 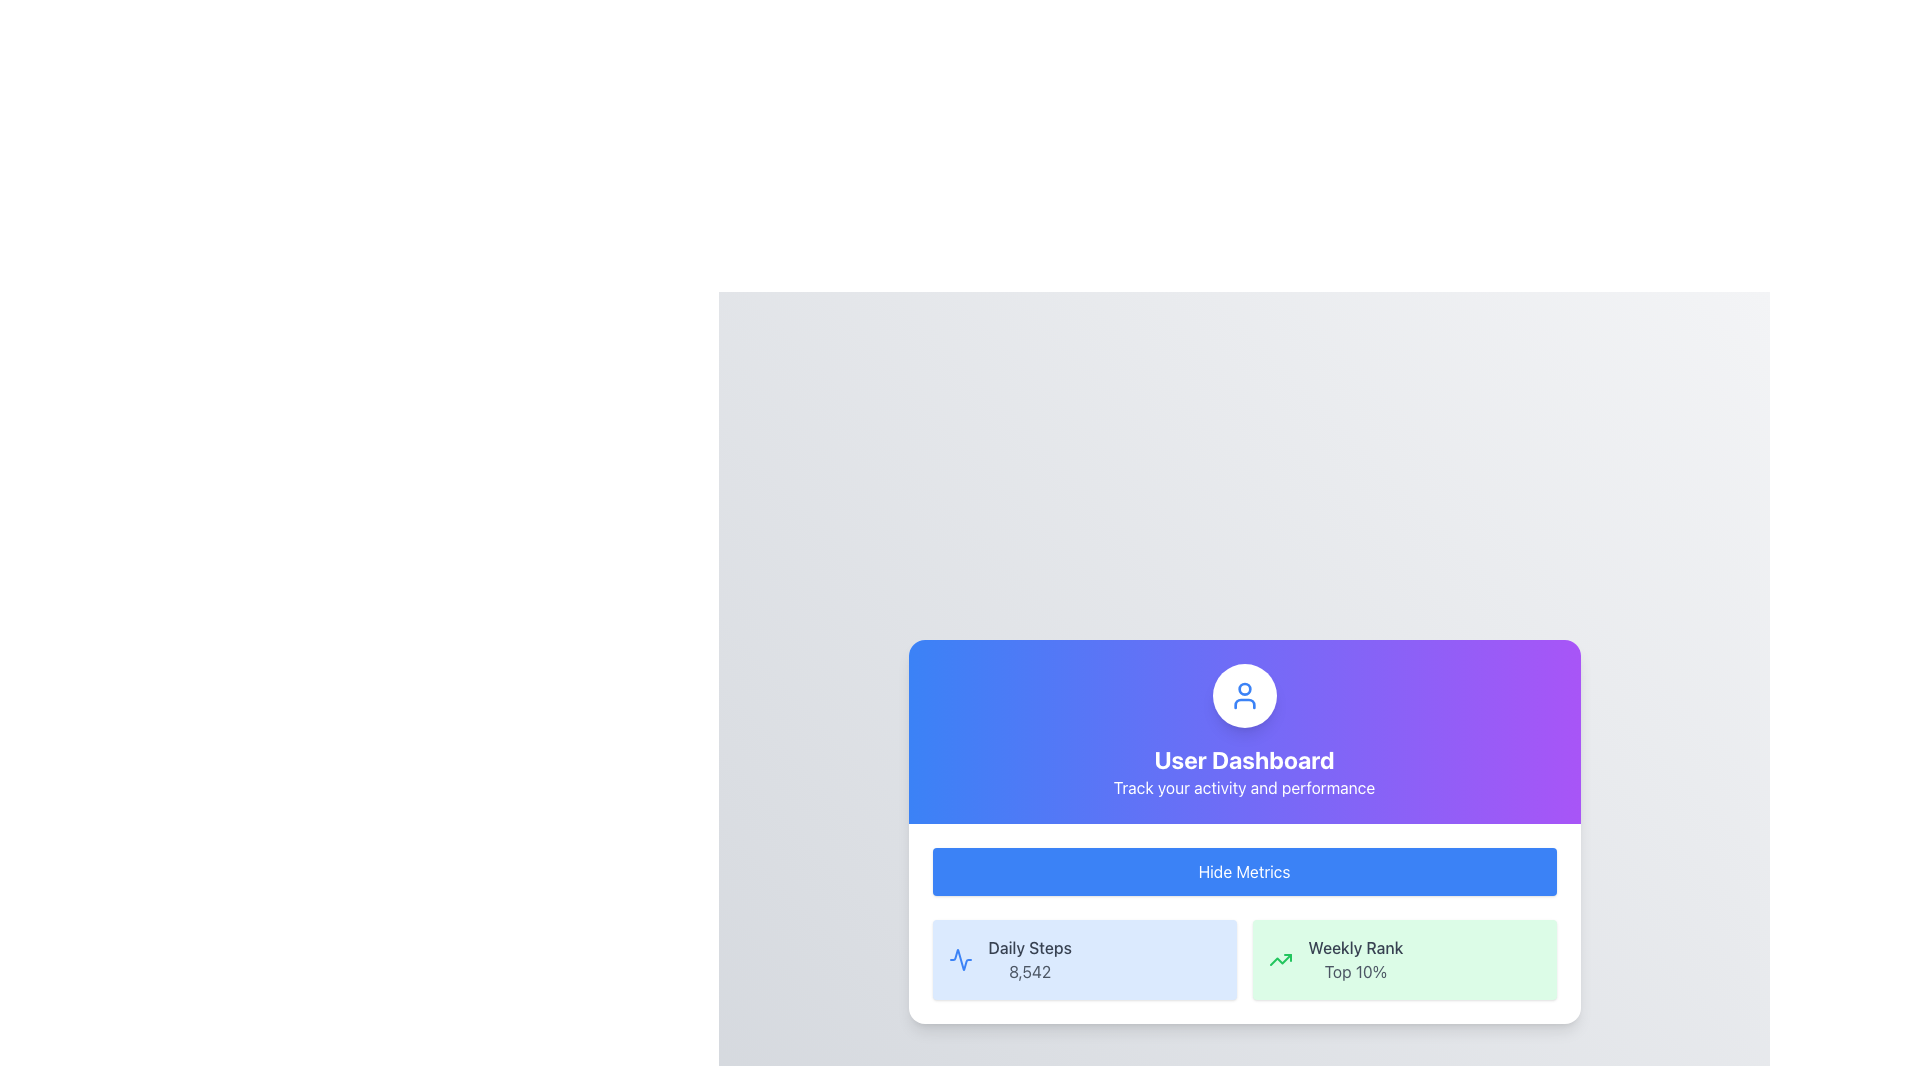 What do you see at coordinates (1243, 759) in the screenshot?
I see `the bolded text label 'User Dashboard' which is centrally aligned in the header section of the interface` at bounding box center [1243, 759].